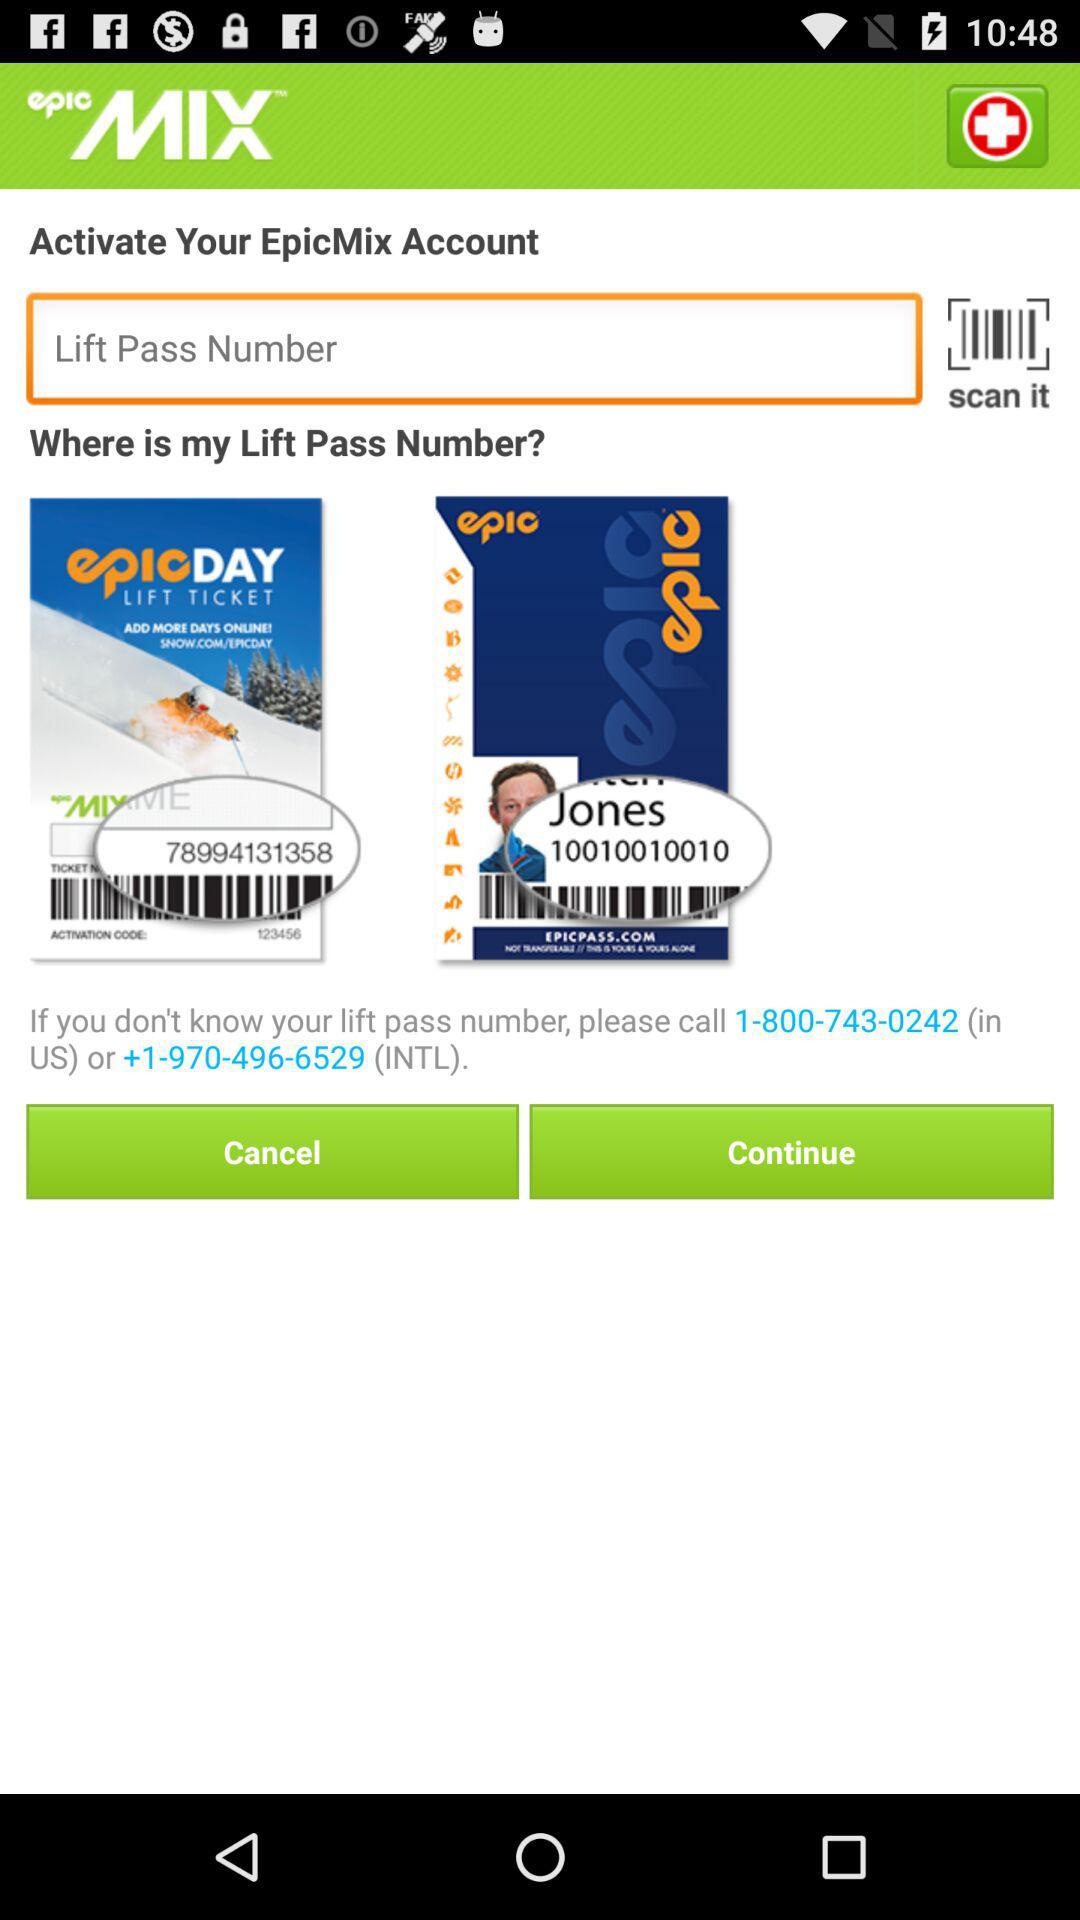  Describe the element at coordinates (790, 1151) in the screenshot. I see `continue on the right` at that location.